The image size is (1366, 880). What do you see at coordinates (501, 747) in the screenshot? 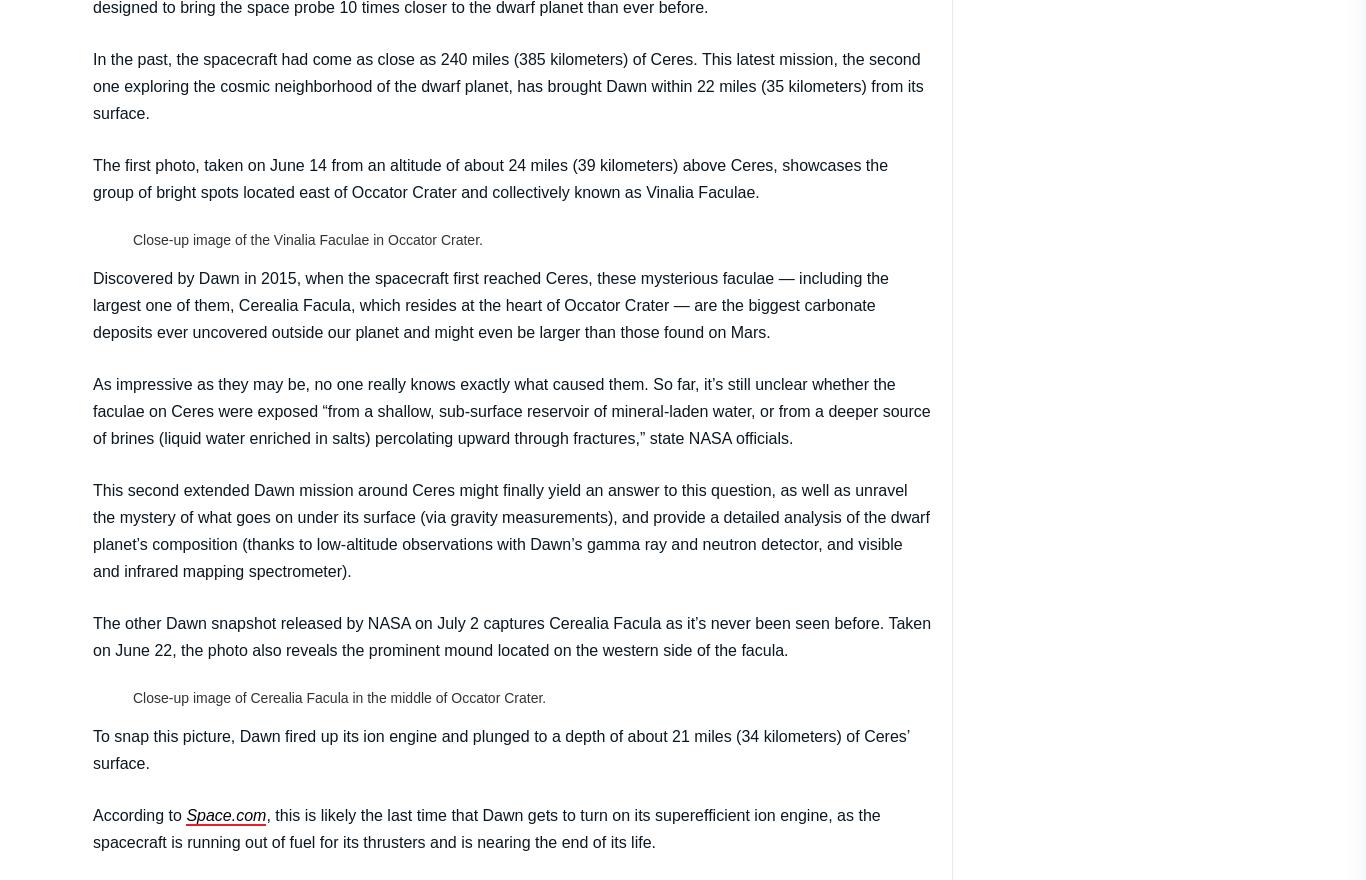
I see `'To snap this picture, Dawn fired up its ion engine and plunged to a depth of about 21 miles (34 kilometers) of Ceres’ surface.'` at bounding box center [501, 747].